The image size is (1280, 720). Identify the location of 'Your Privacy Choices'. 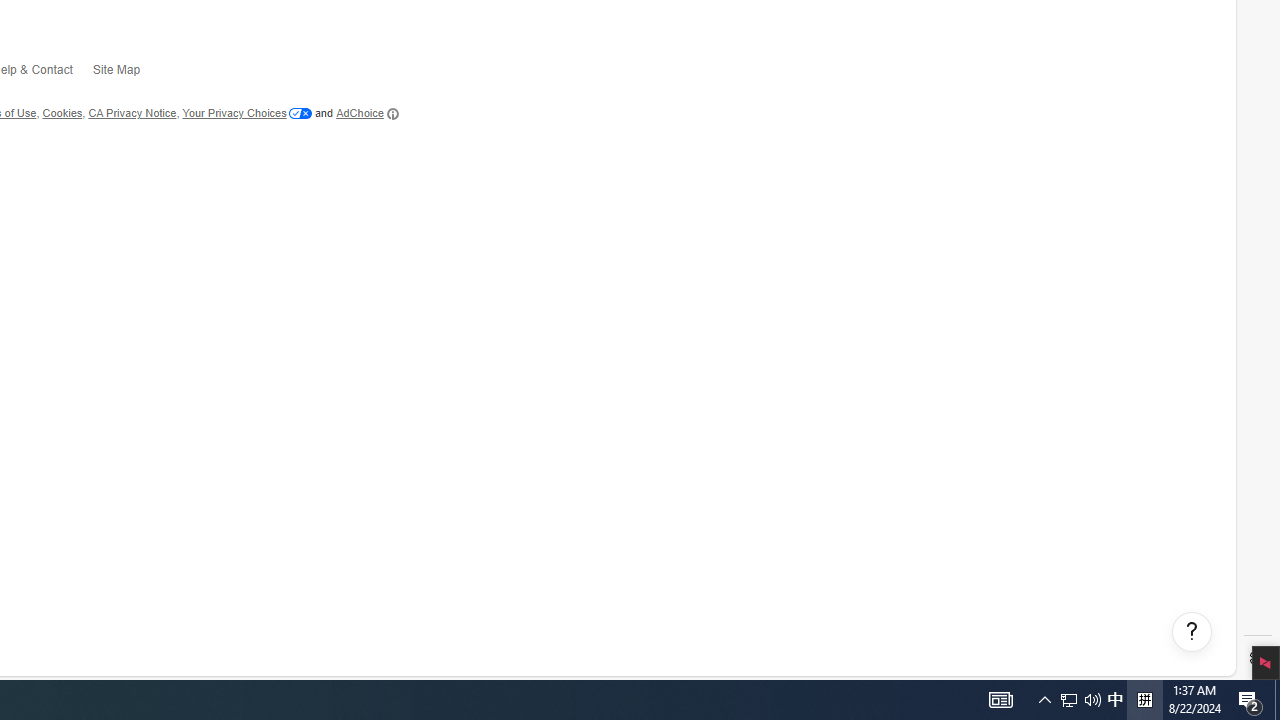
(246, 113).